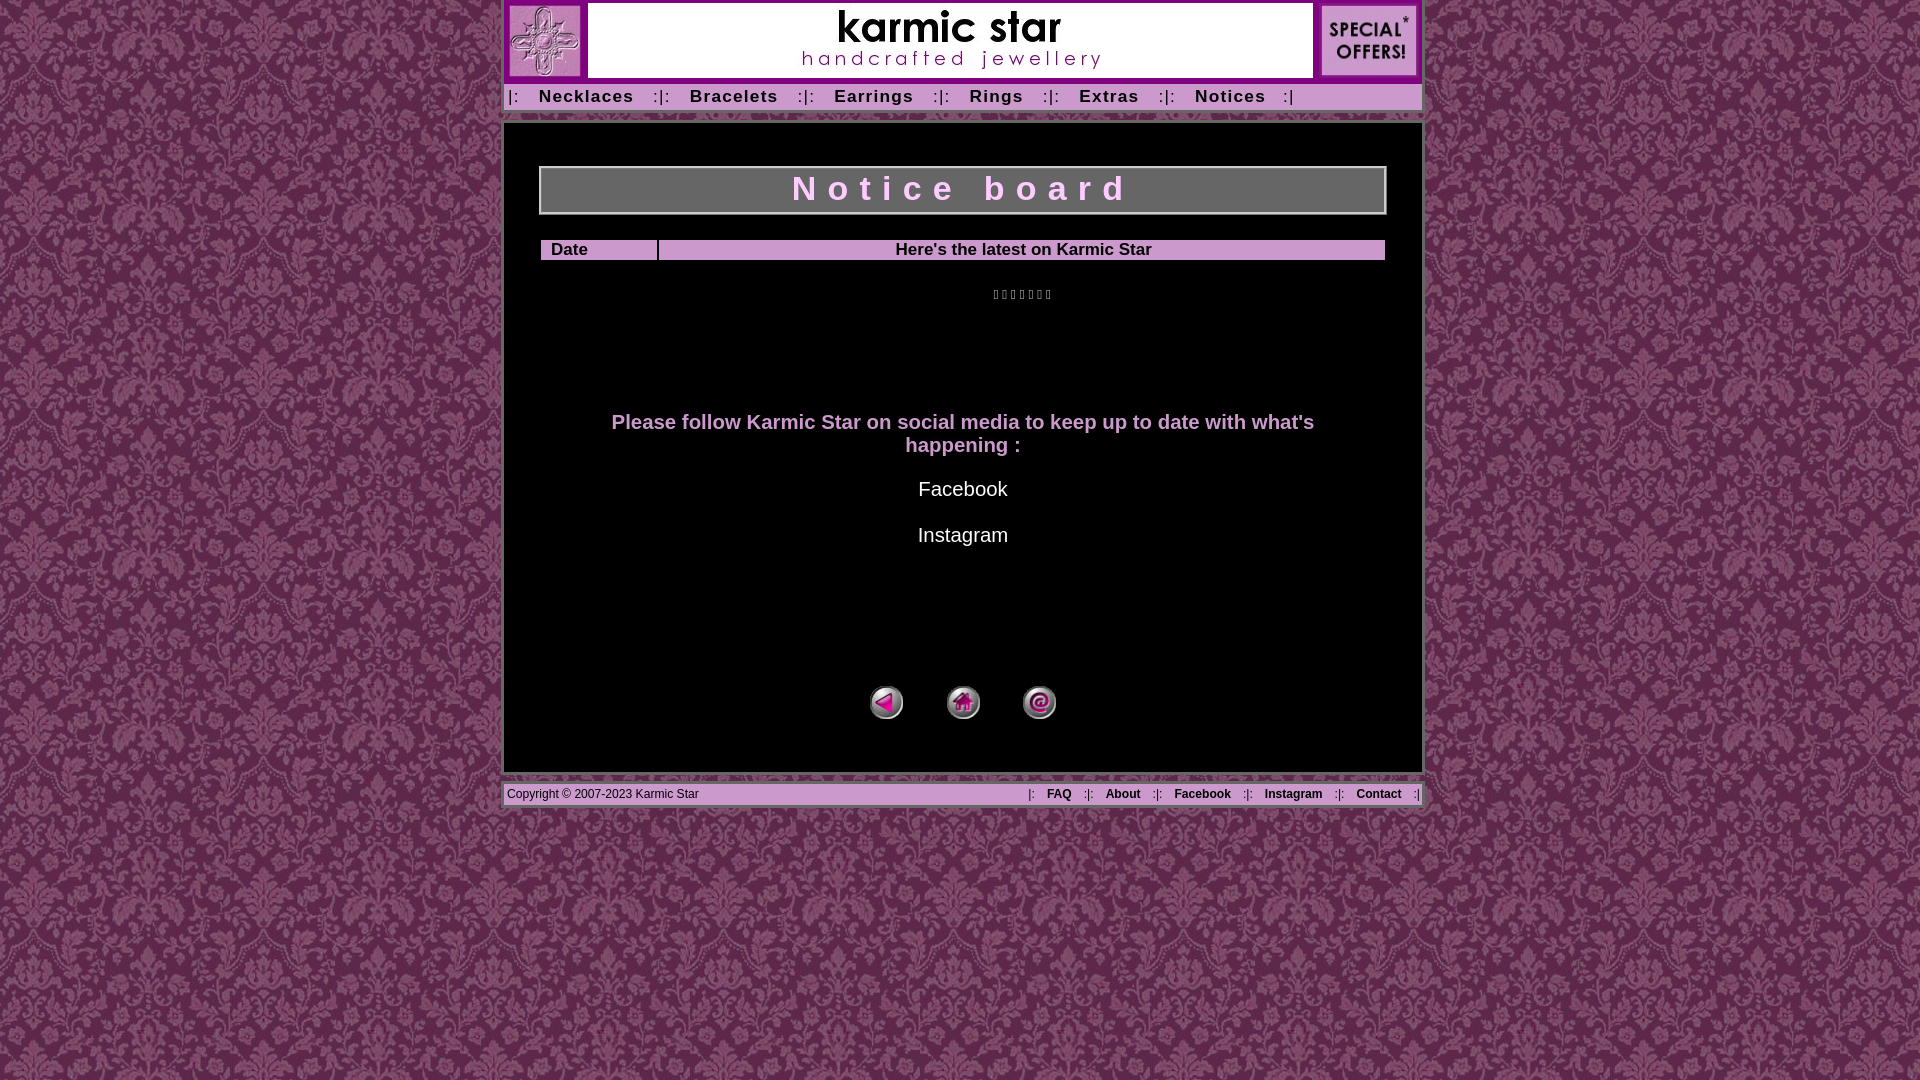 Image resolution: width=1920 pixels, height=1080 pixels. I want to click on 'Necklaces', so click(585, 96).